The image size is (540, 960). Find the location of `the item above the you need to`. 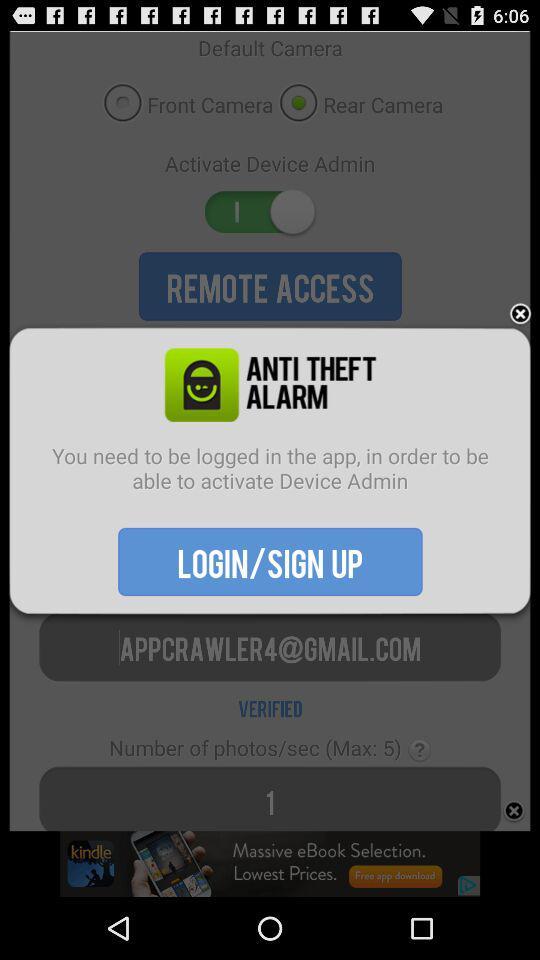

the item above the you need to is located at coordinates (520, 314).